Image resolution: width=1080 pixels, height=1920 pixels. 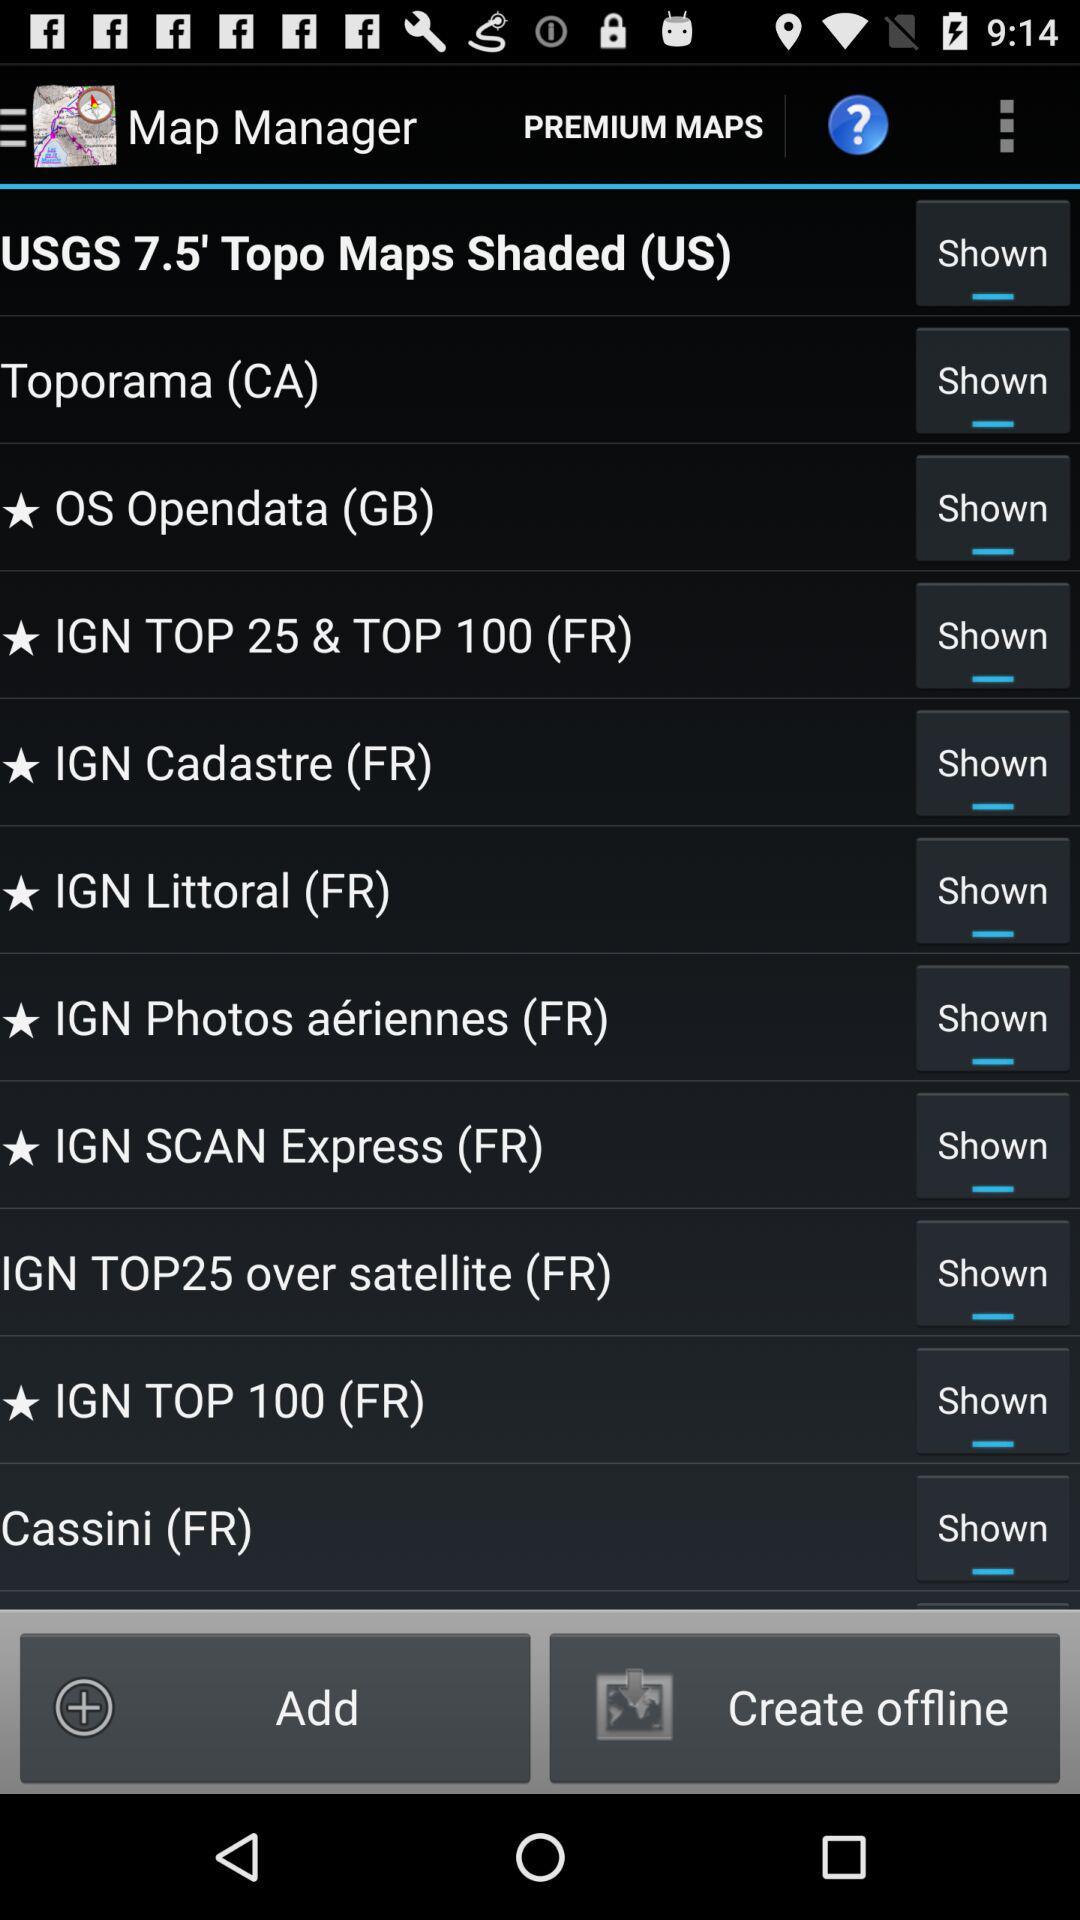 What do you see at coordinates (803, 1706) in the screenshot?
I see `the icon below shown` at bounding box center [803, 1706].